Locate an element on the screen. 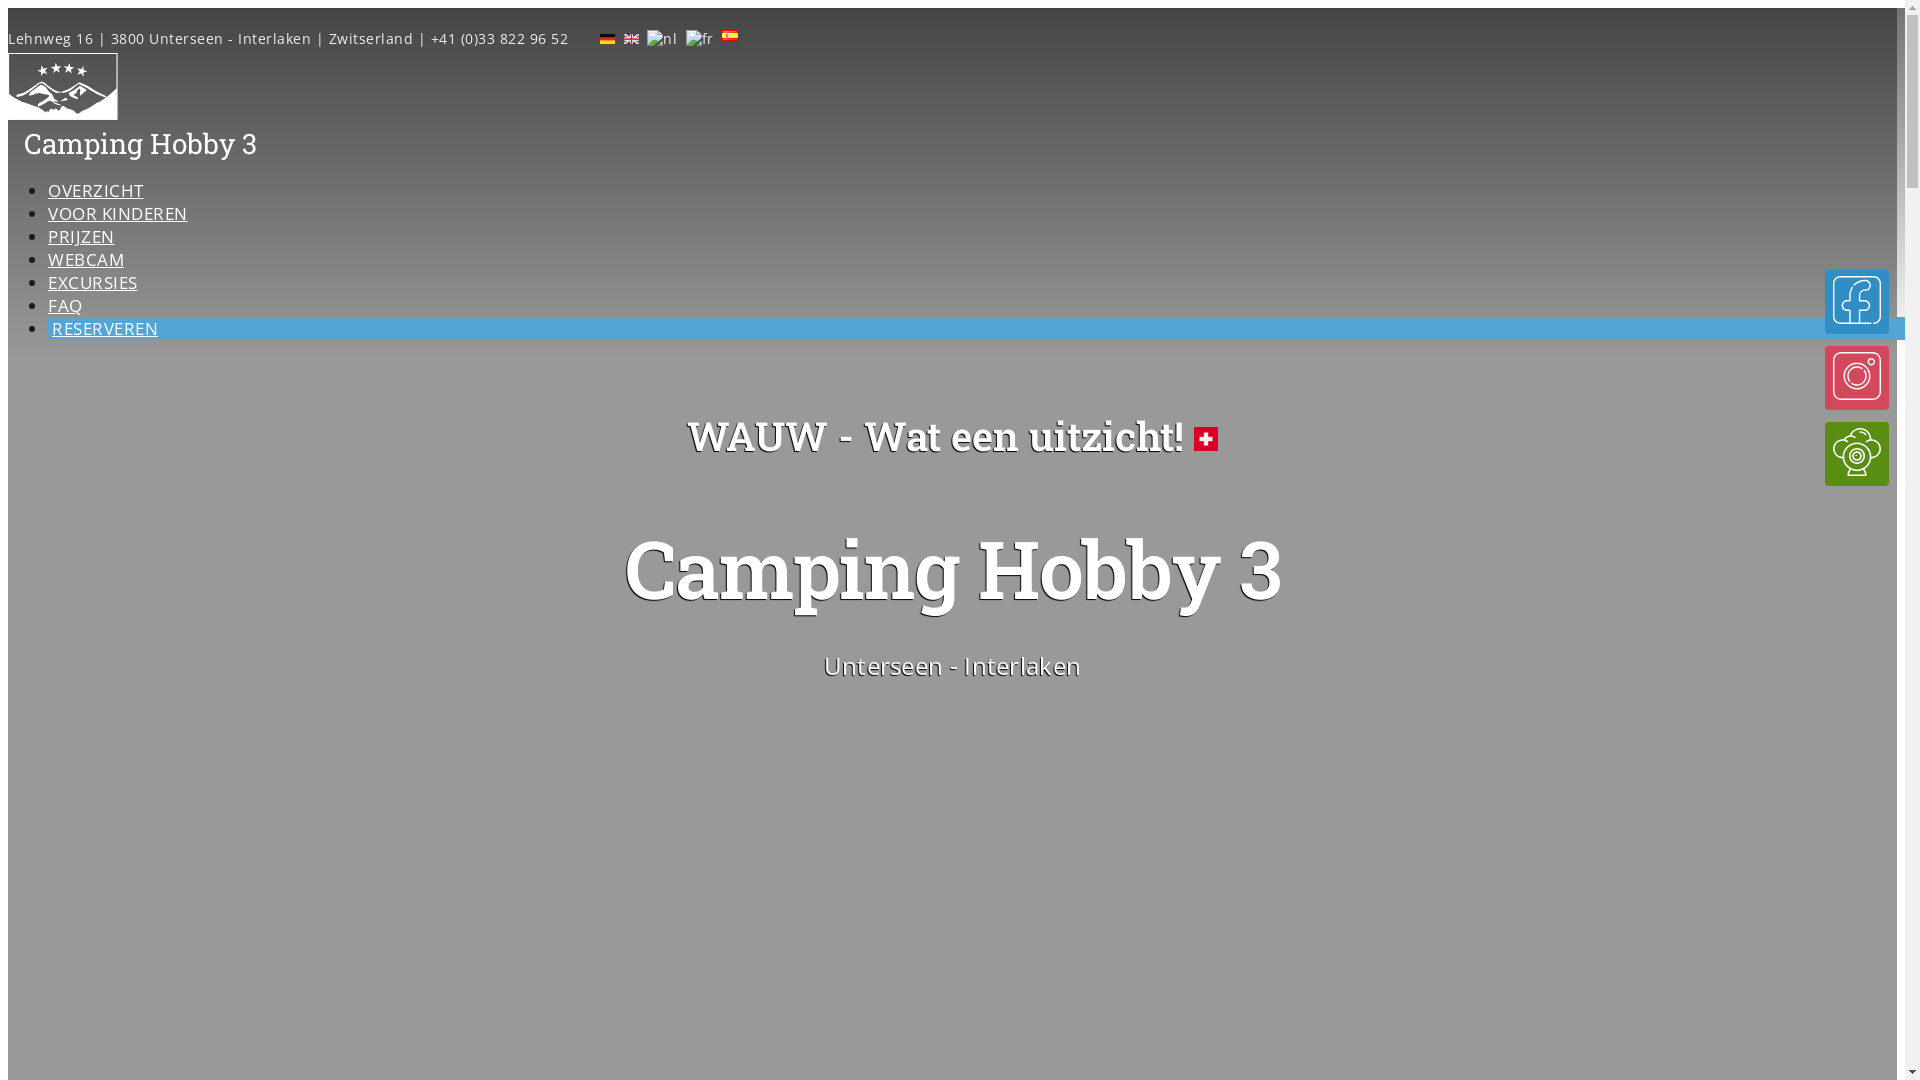 The width and height of the screenshot is (1920, 1080). 'Geef ons een Like op Facebook.' is located at coordinates (570, 38).